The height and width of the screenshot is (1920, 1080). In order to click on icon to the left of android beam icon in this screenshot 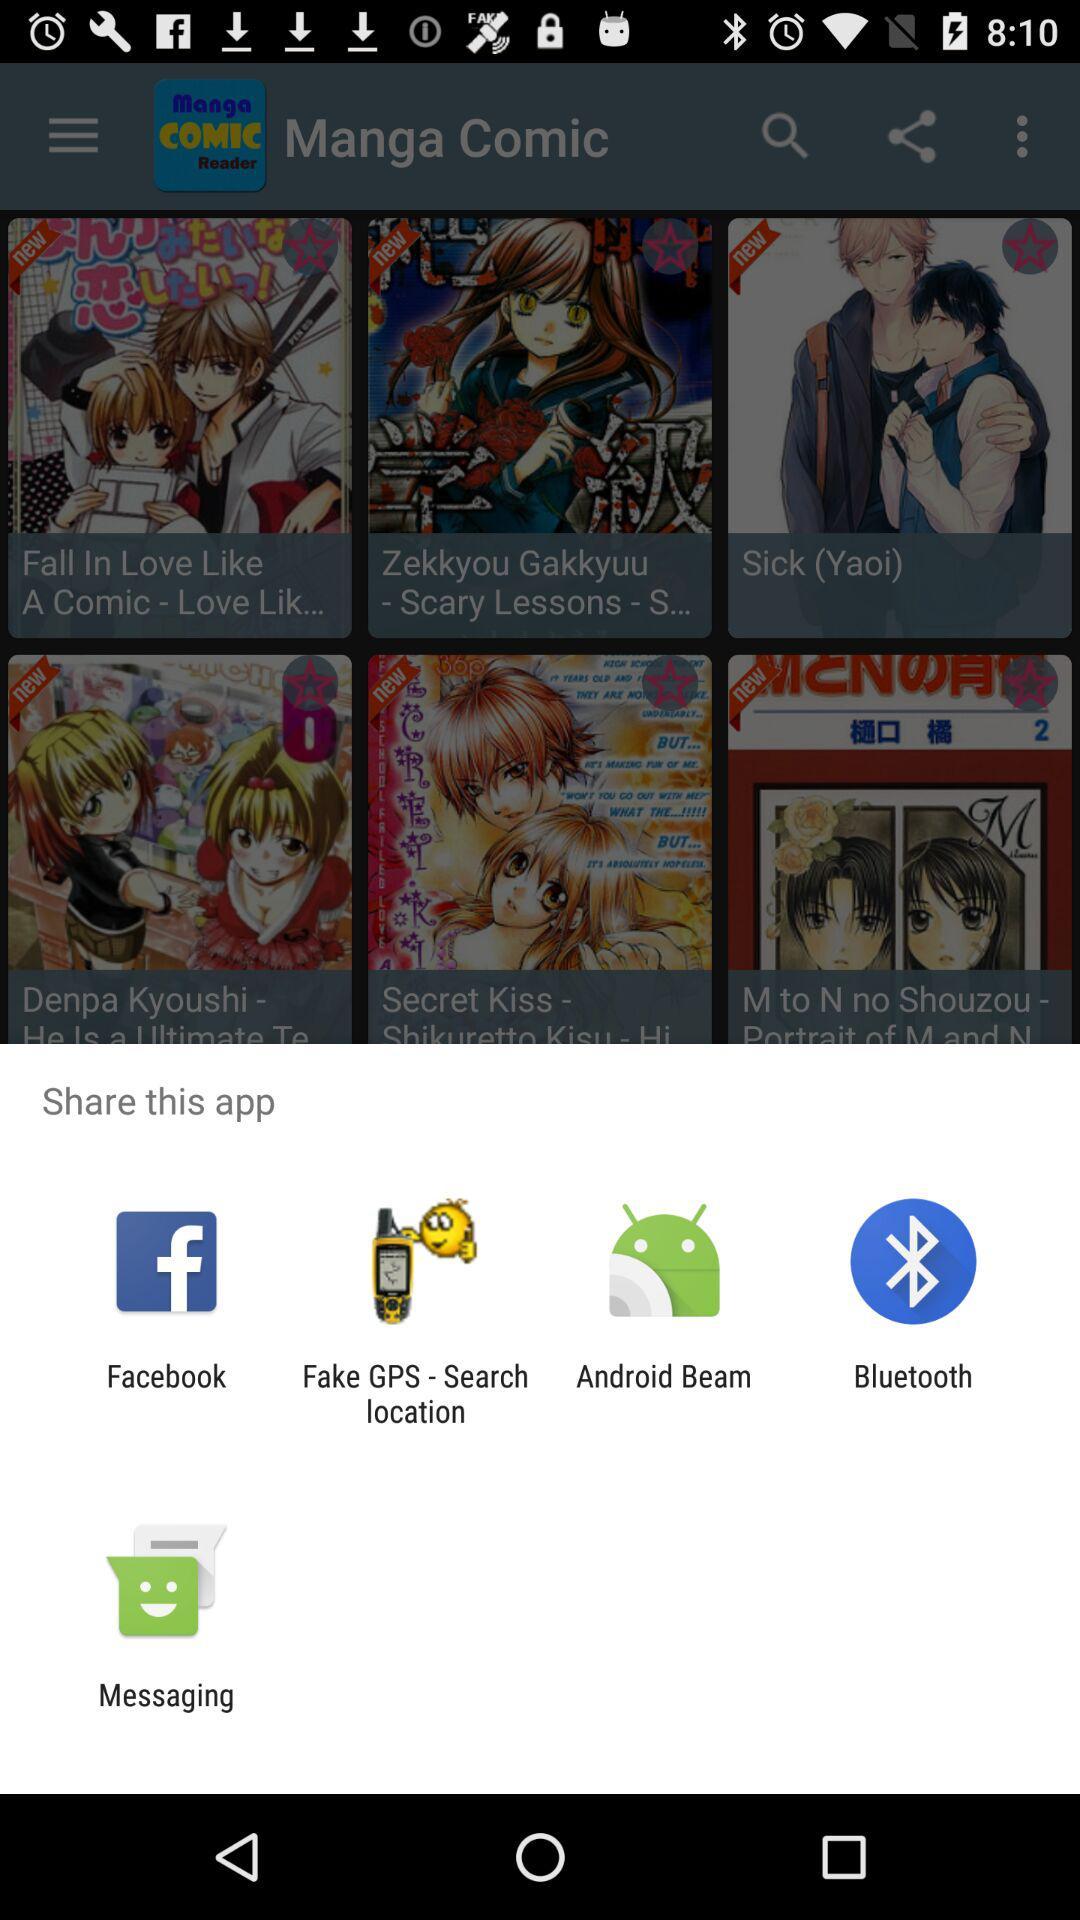, I will do `click(414, 1392)`.